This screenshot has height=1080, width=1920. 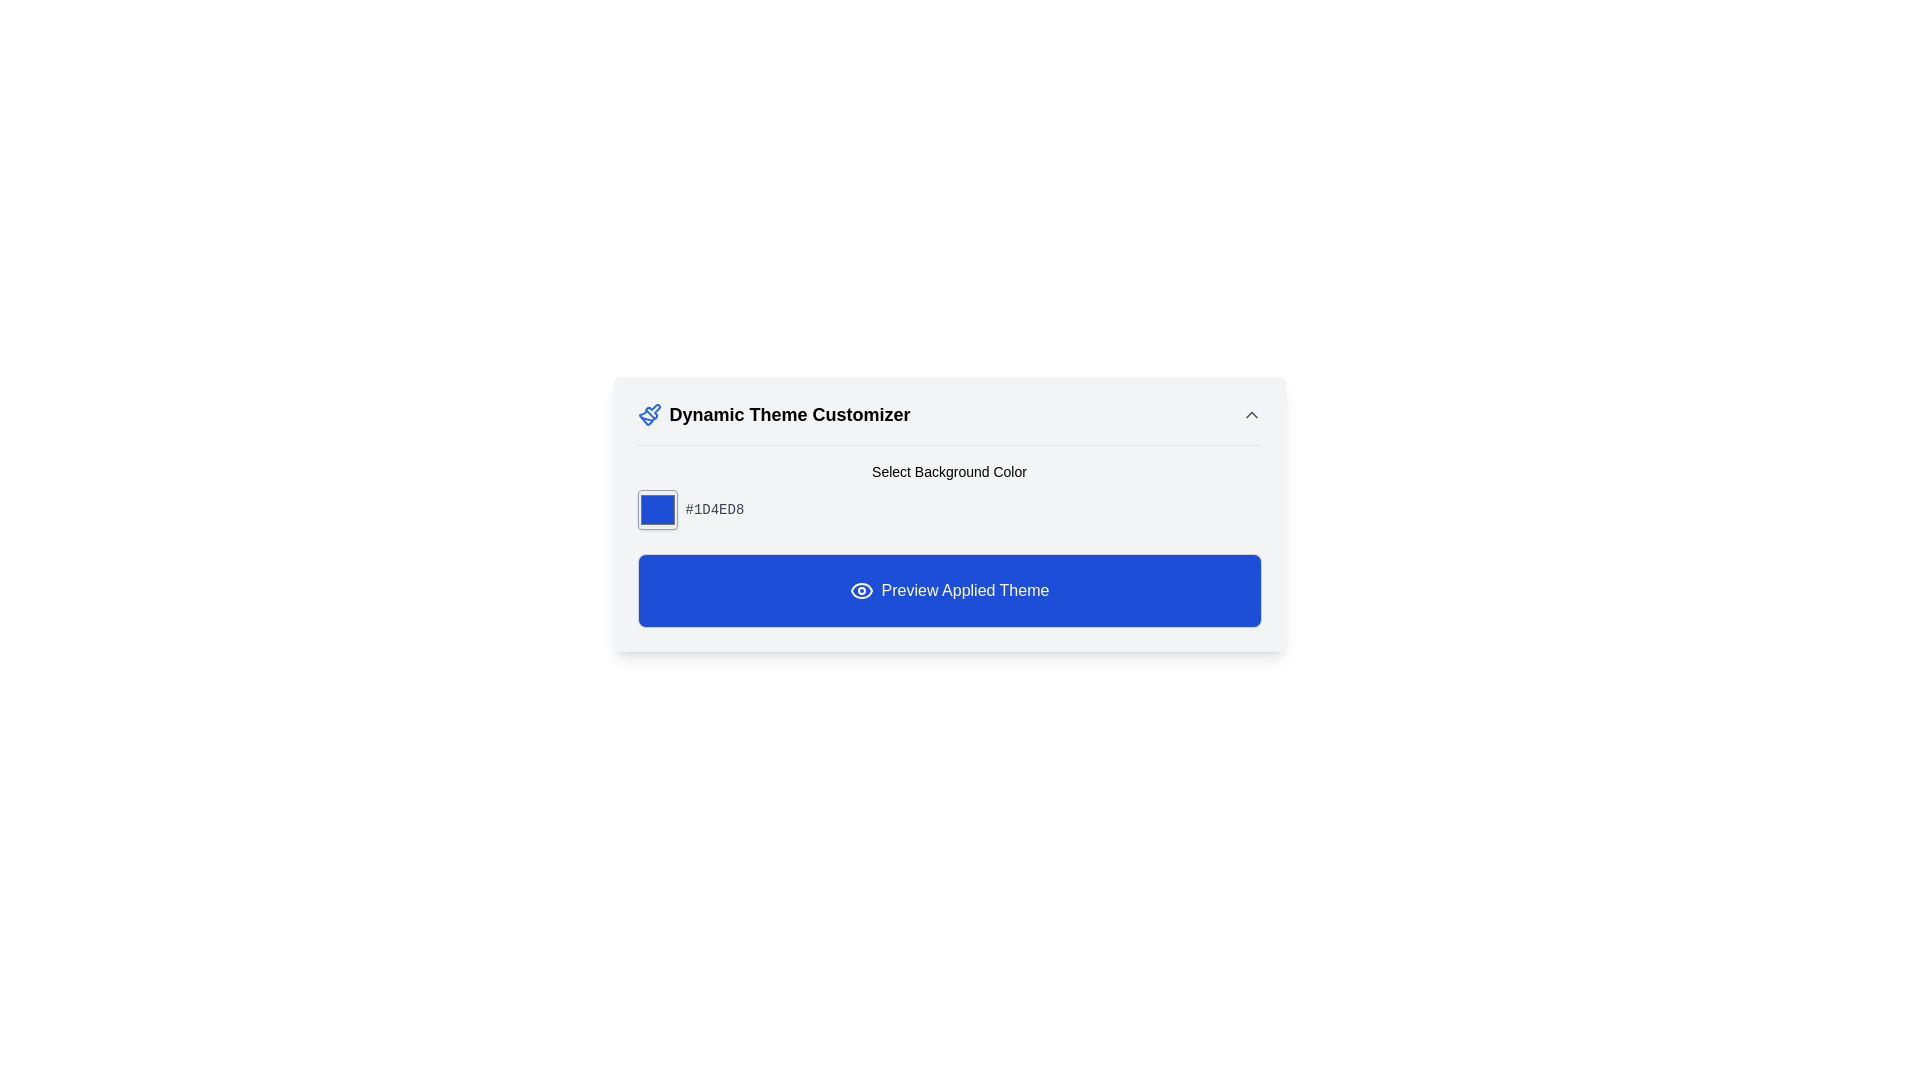 What do you see at coordinates (1250, 414) in the screenshot?
I see `the interactive button with an upward arrow design that toggles the 'Dynamic Theme Customizer' section, located in the top right corner of the header` at bounding box center [1250, 414].